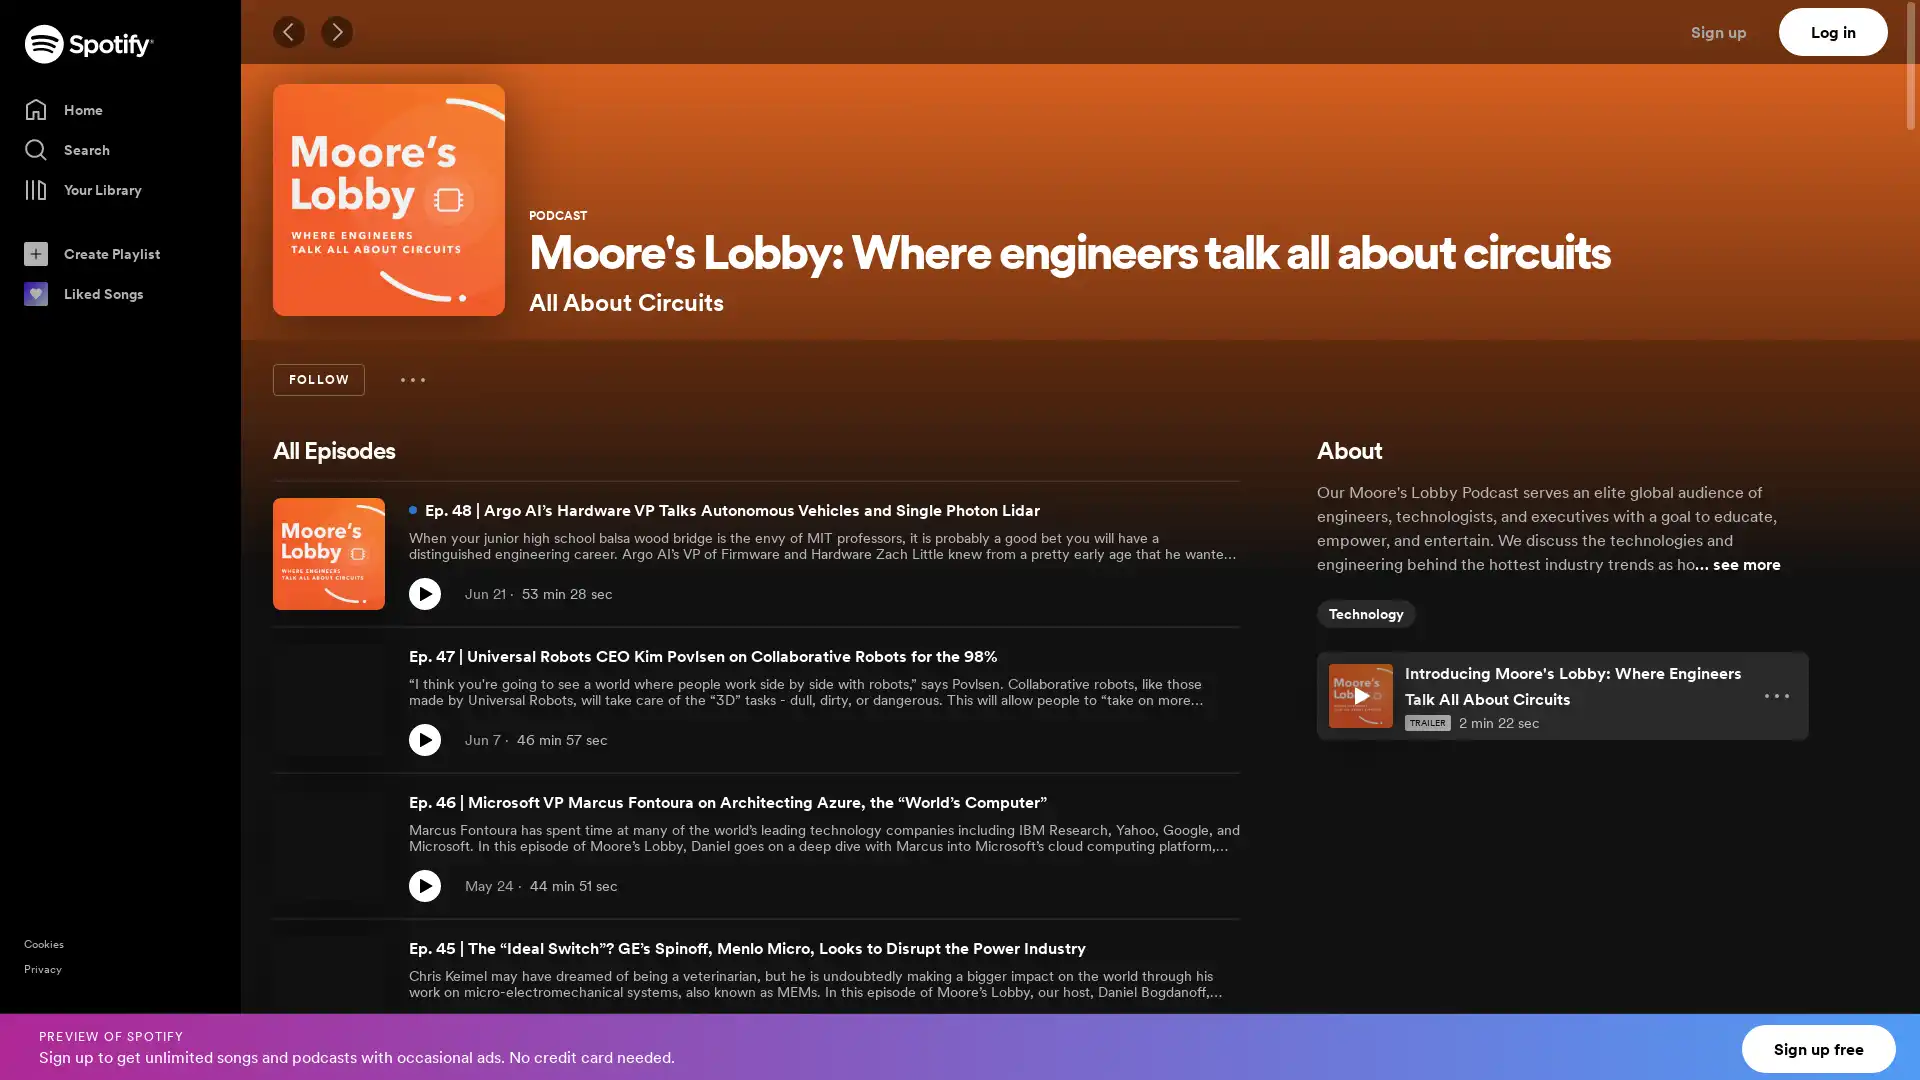 The image size is (1920, 1080). Describe the element at coordinates (1736, 563) in the screenshot. I see `... see more` at that location.